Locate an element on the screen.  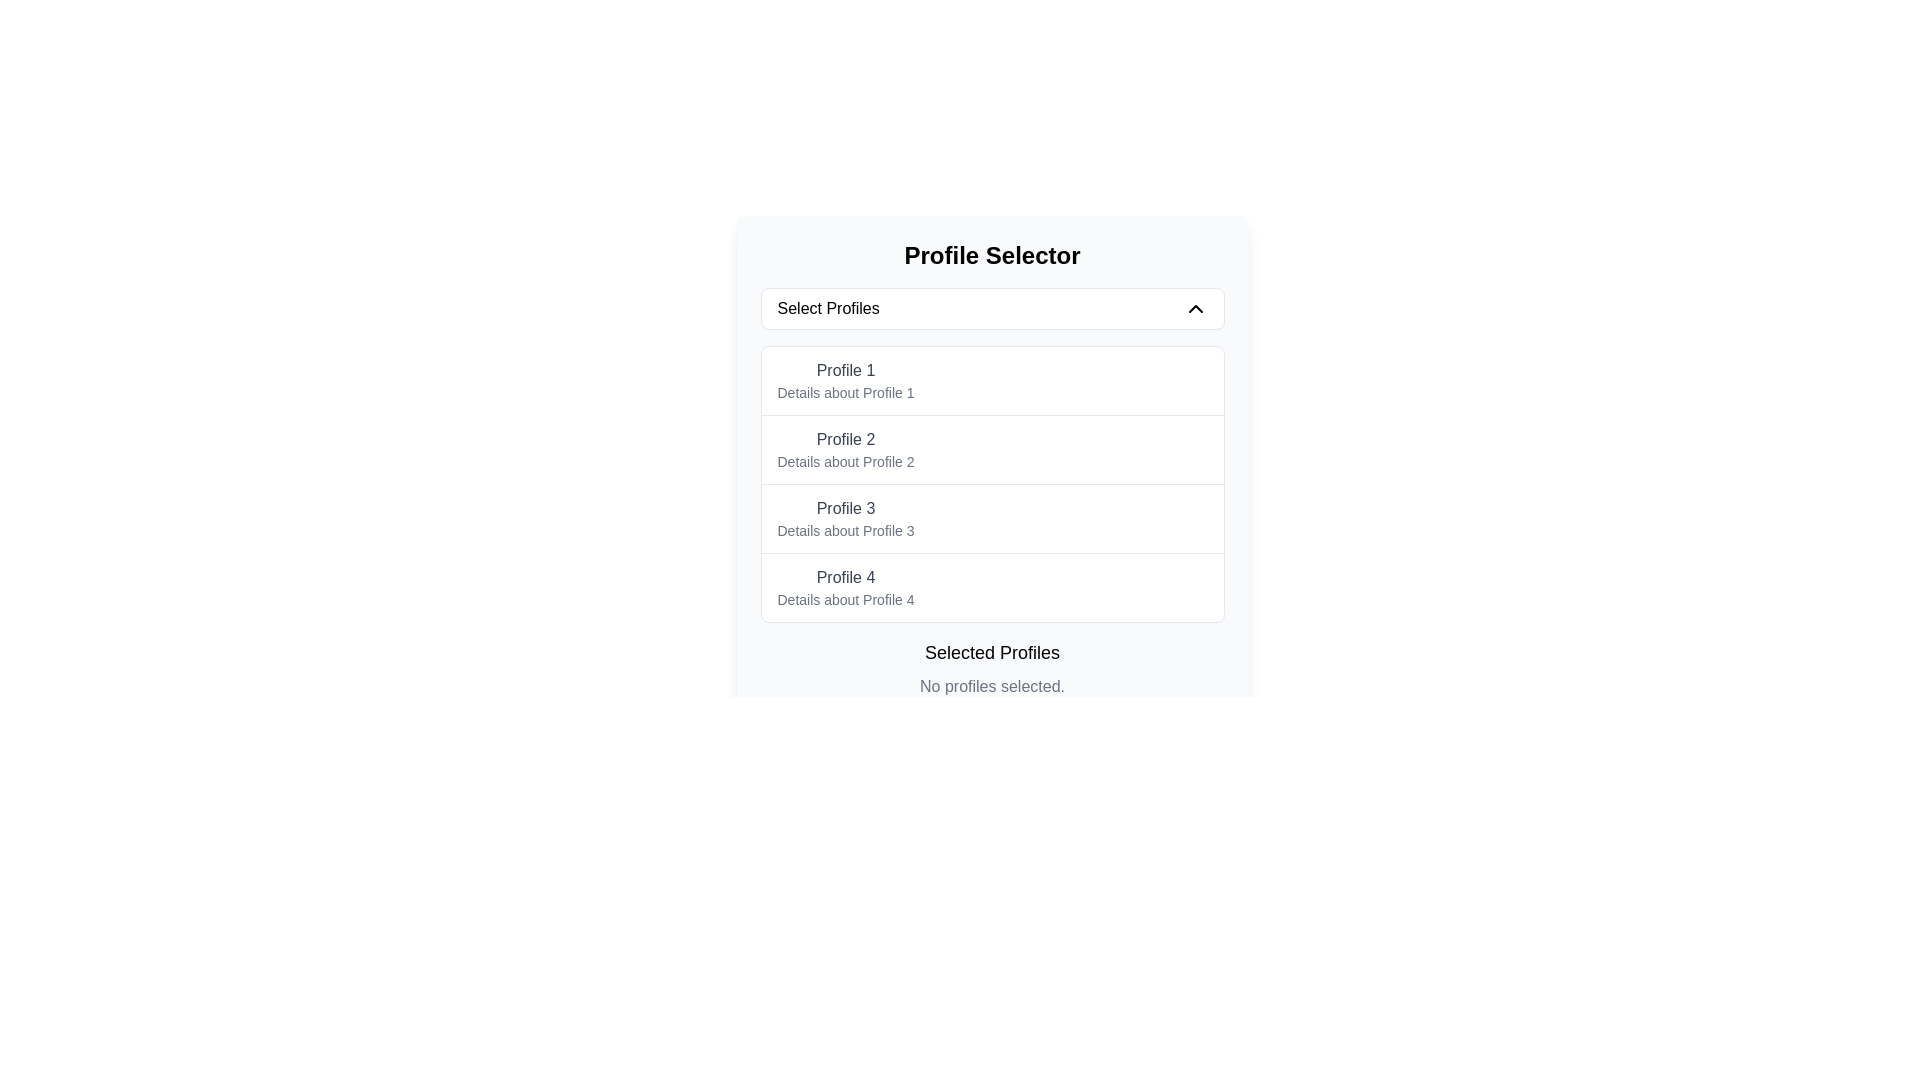
the list item labeled 'Profile 2' is located at coordinates (845, 450).